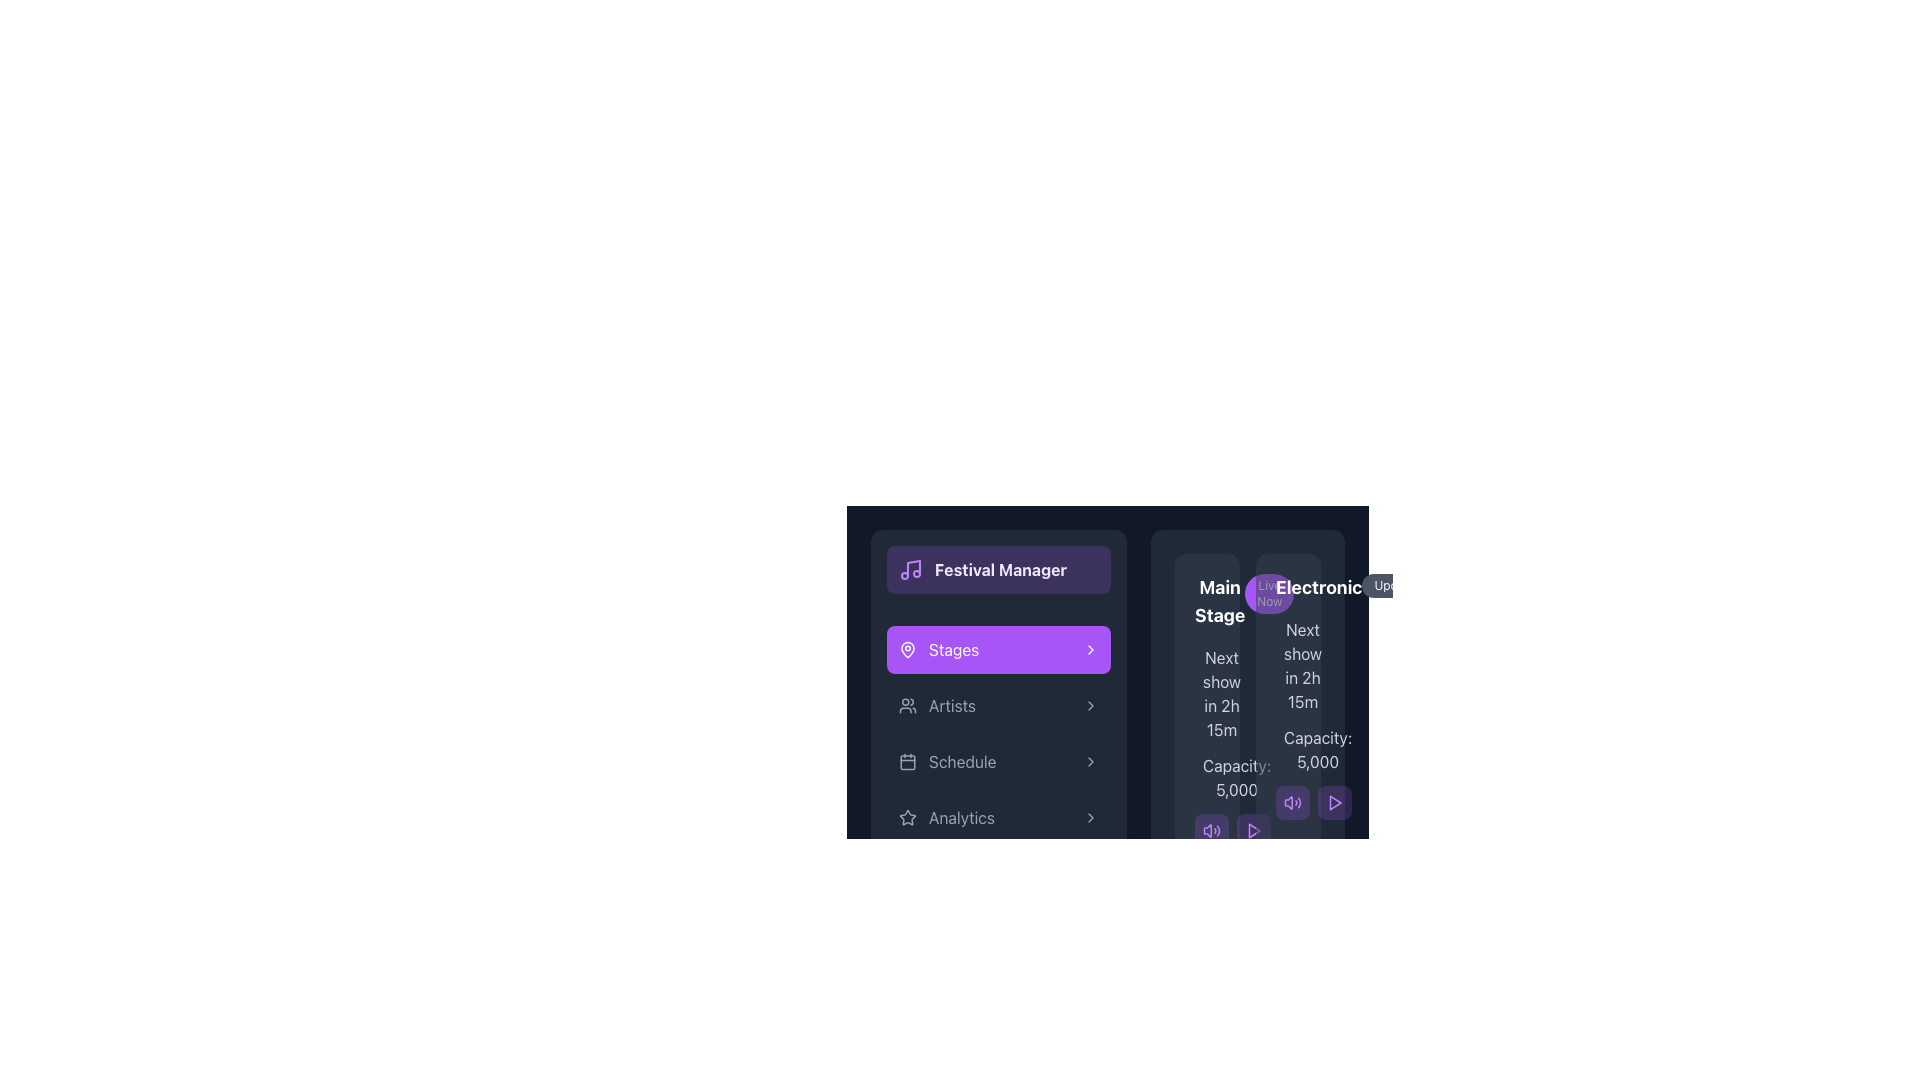 The image size is (1920, 1080). Describe the element at coordinates (1288, 717) in the screenshot. I see `the text block that provides timing and capacity information for the upcoming event in the 'Electronic' category, located inside the card titled 'Electronic' beneath the badge 'Upcoming'` at that location.